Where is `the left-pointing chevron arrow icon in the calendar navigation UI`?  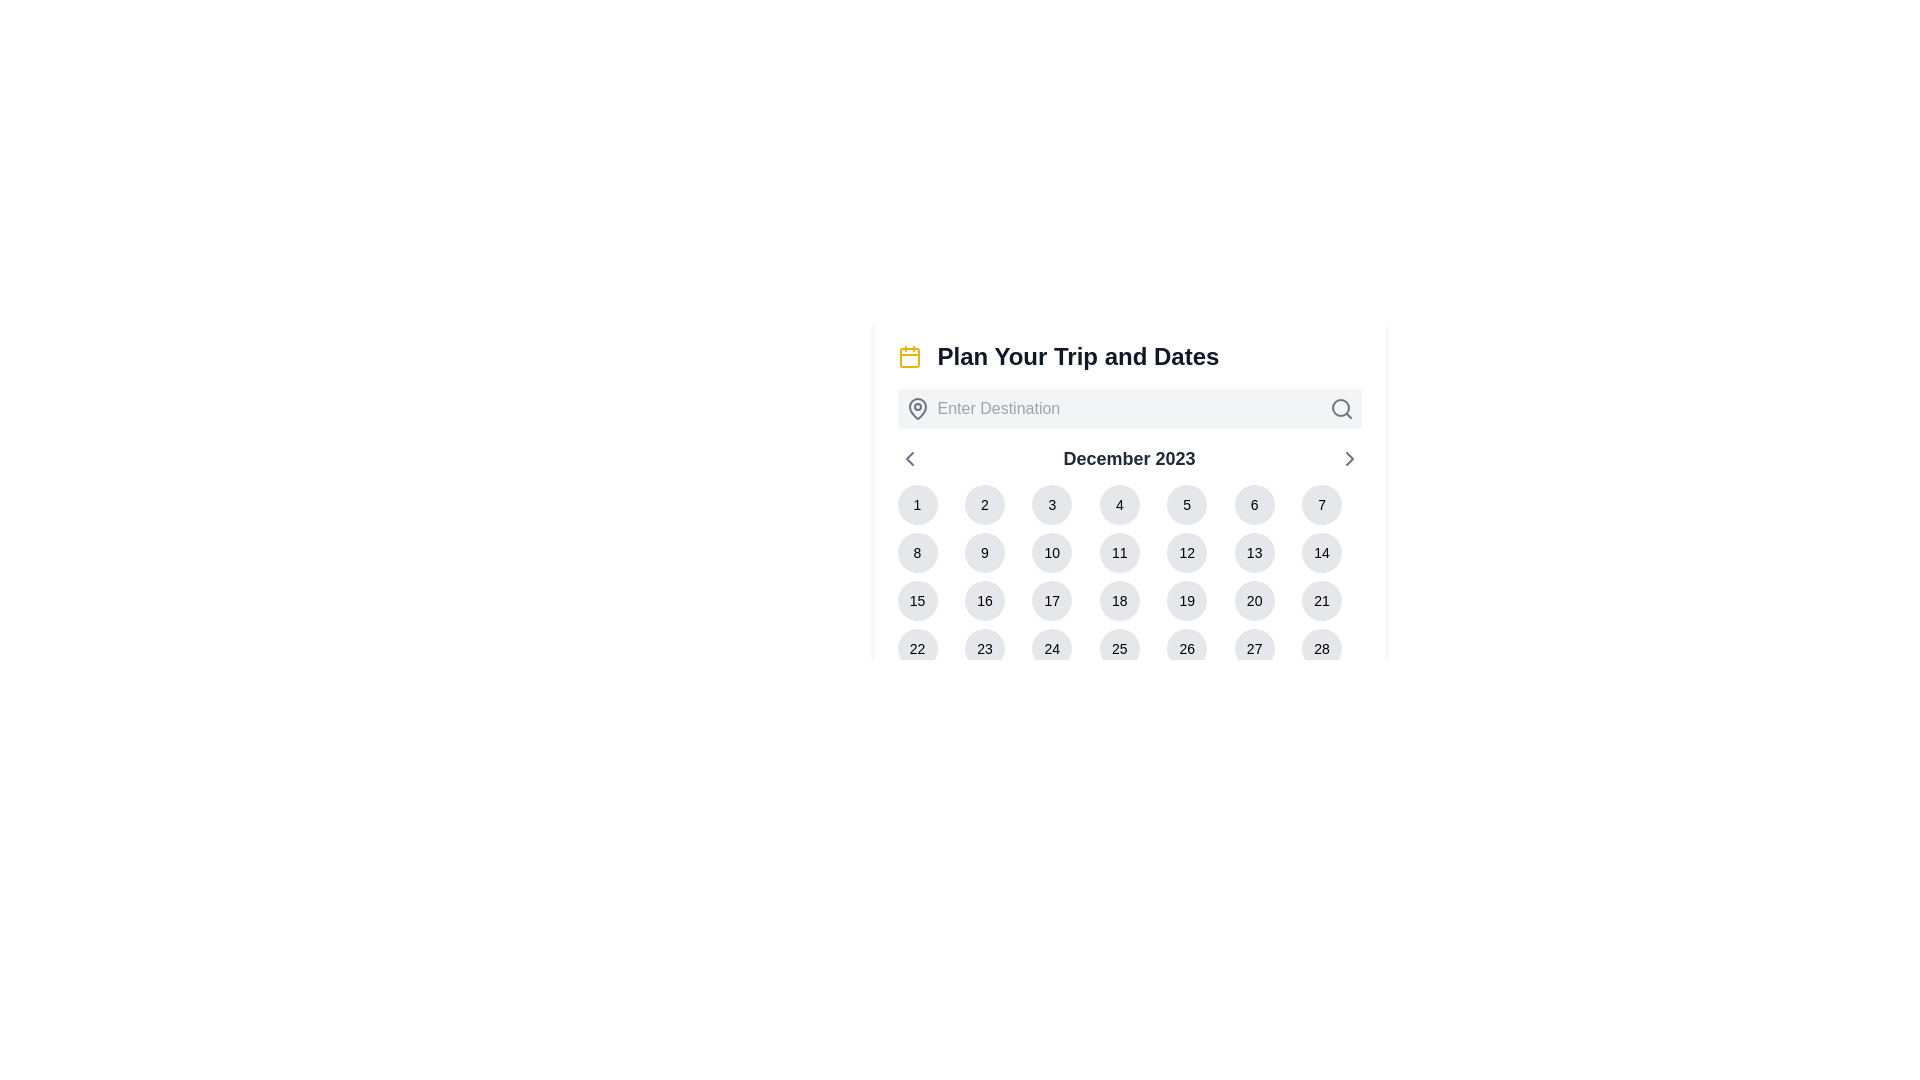
the left-pointing chevron arrow icon in the calendar navigation UI is located at coordinates (908, 459).